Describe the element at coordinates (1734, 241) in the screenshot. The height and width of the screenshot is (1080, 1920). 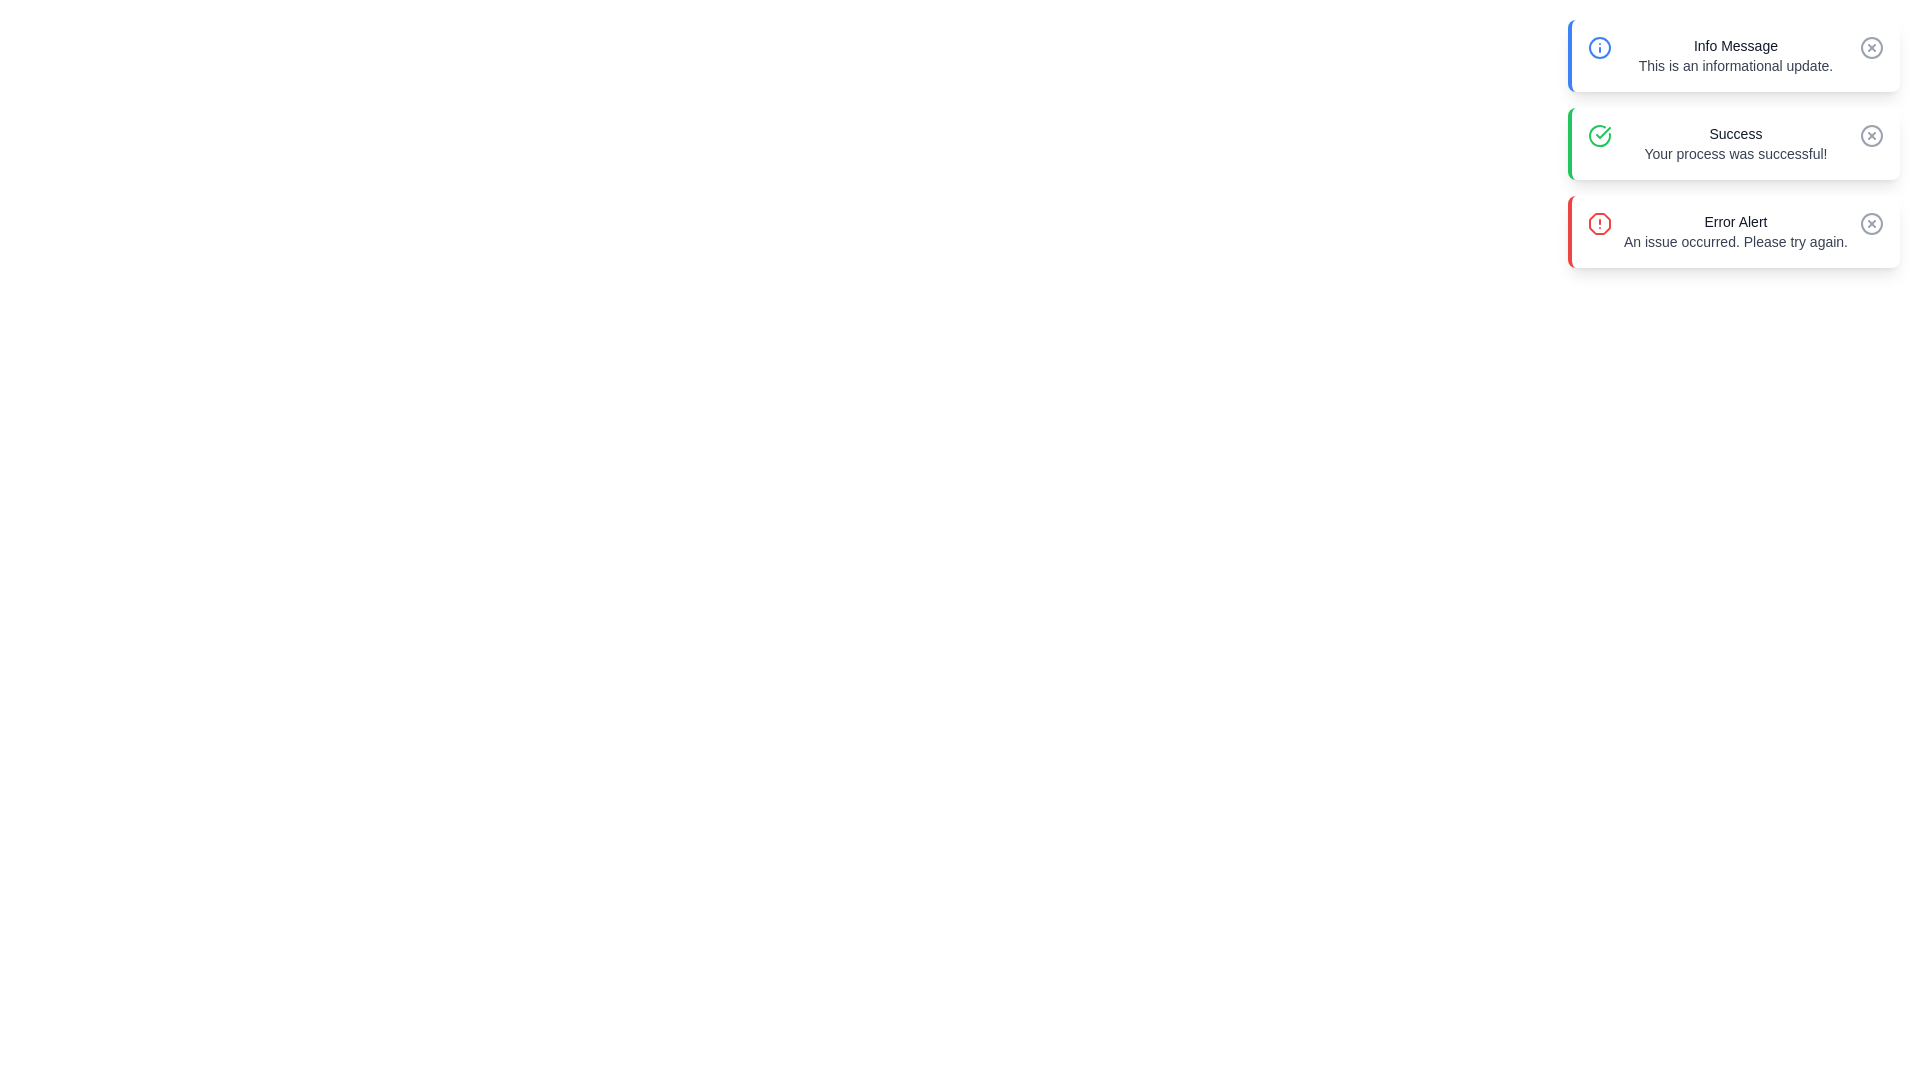
I see `the static error message text located below 'Error Alert' in the notification card on the right side of the interface` at that location.